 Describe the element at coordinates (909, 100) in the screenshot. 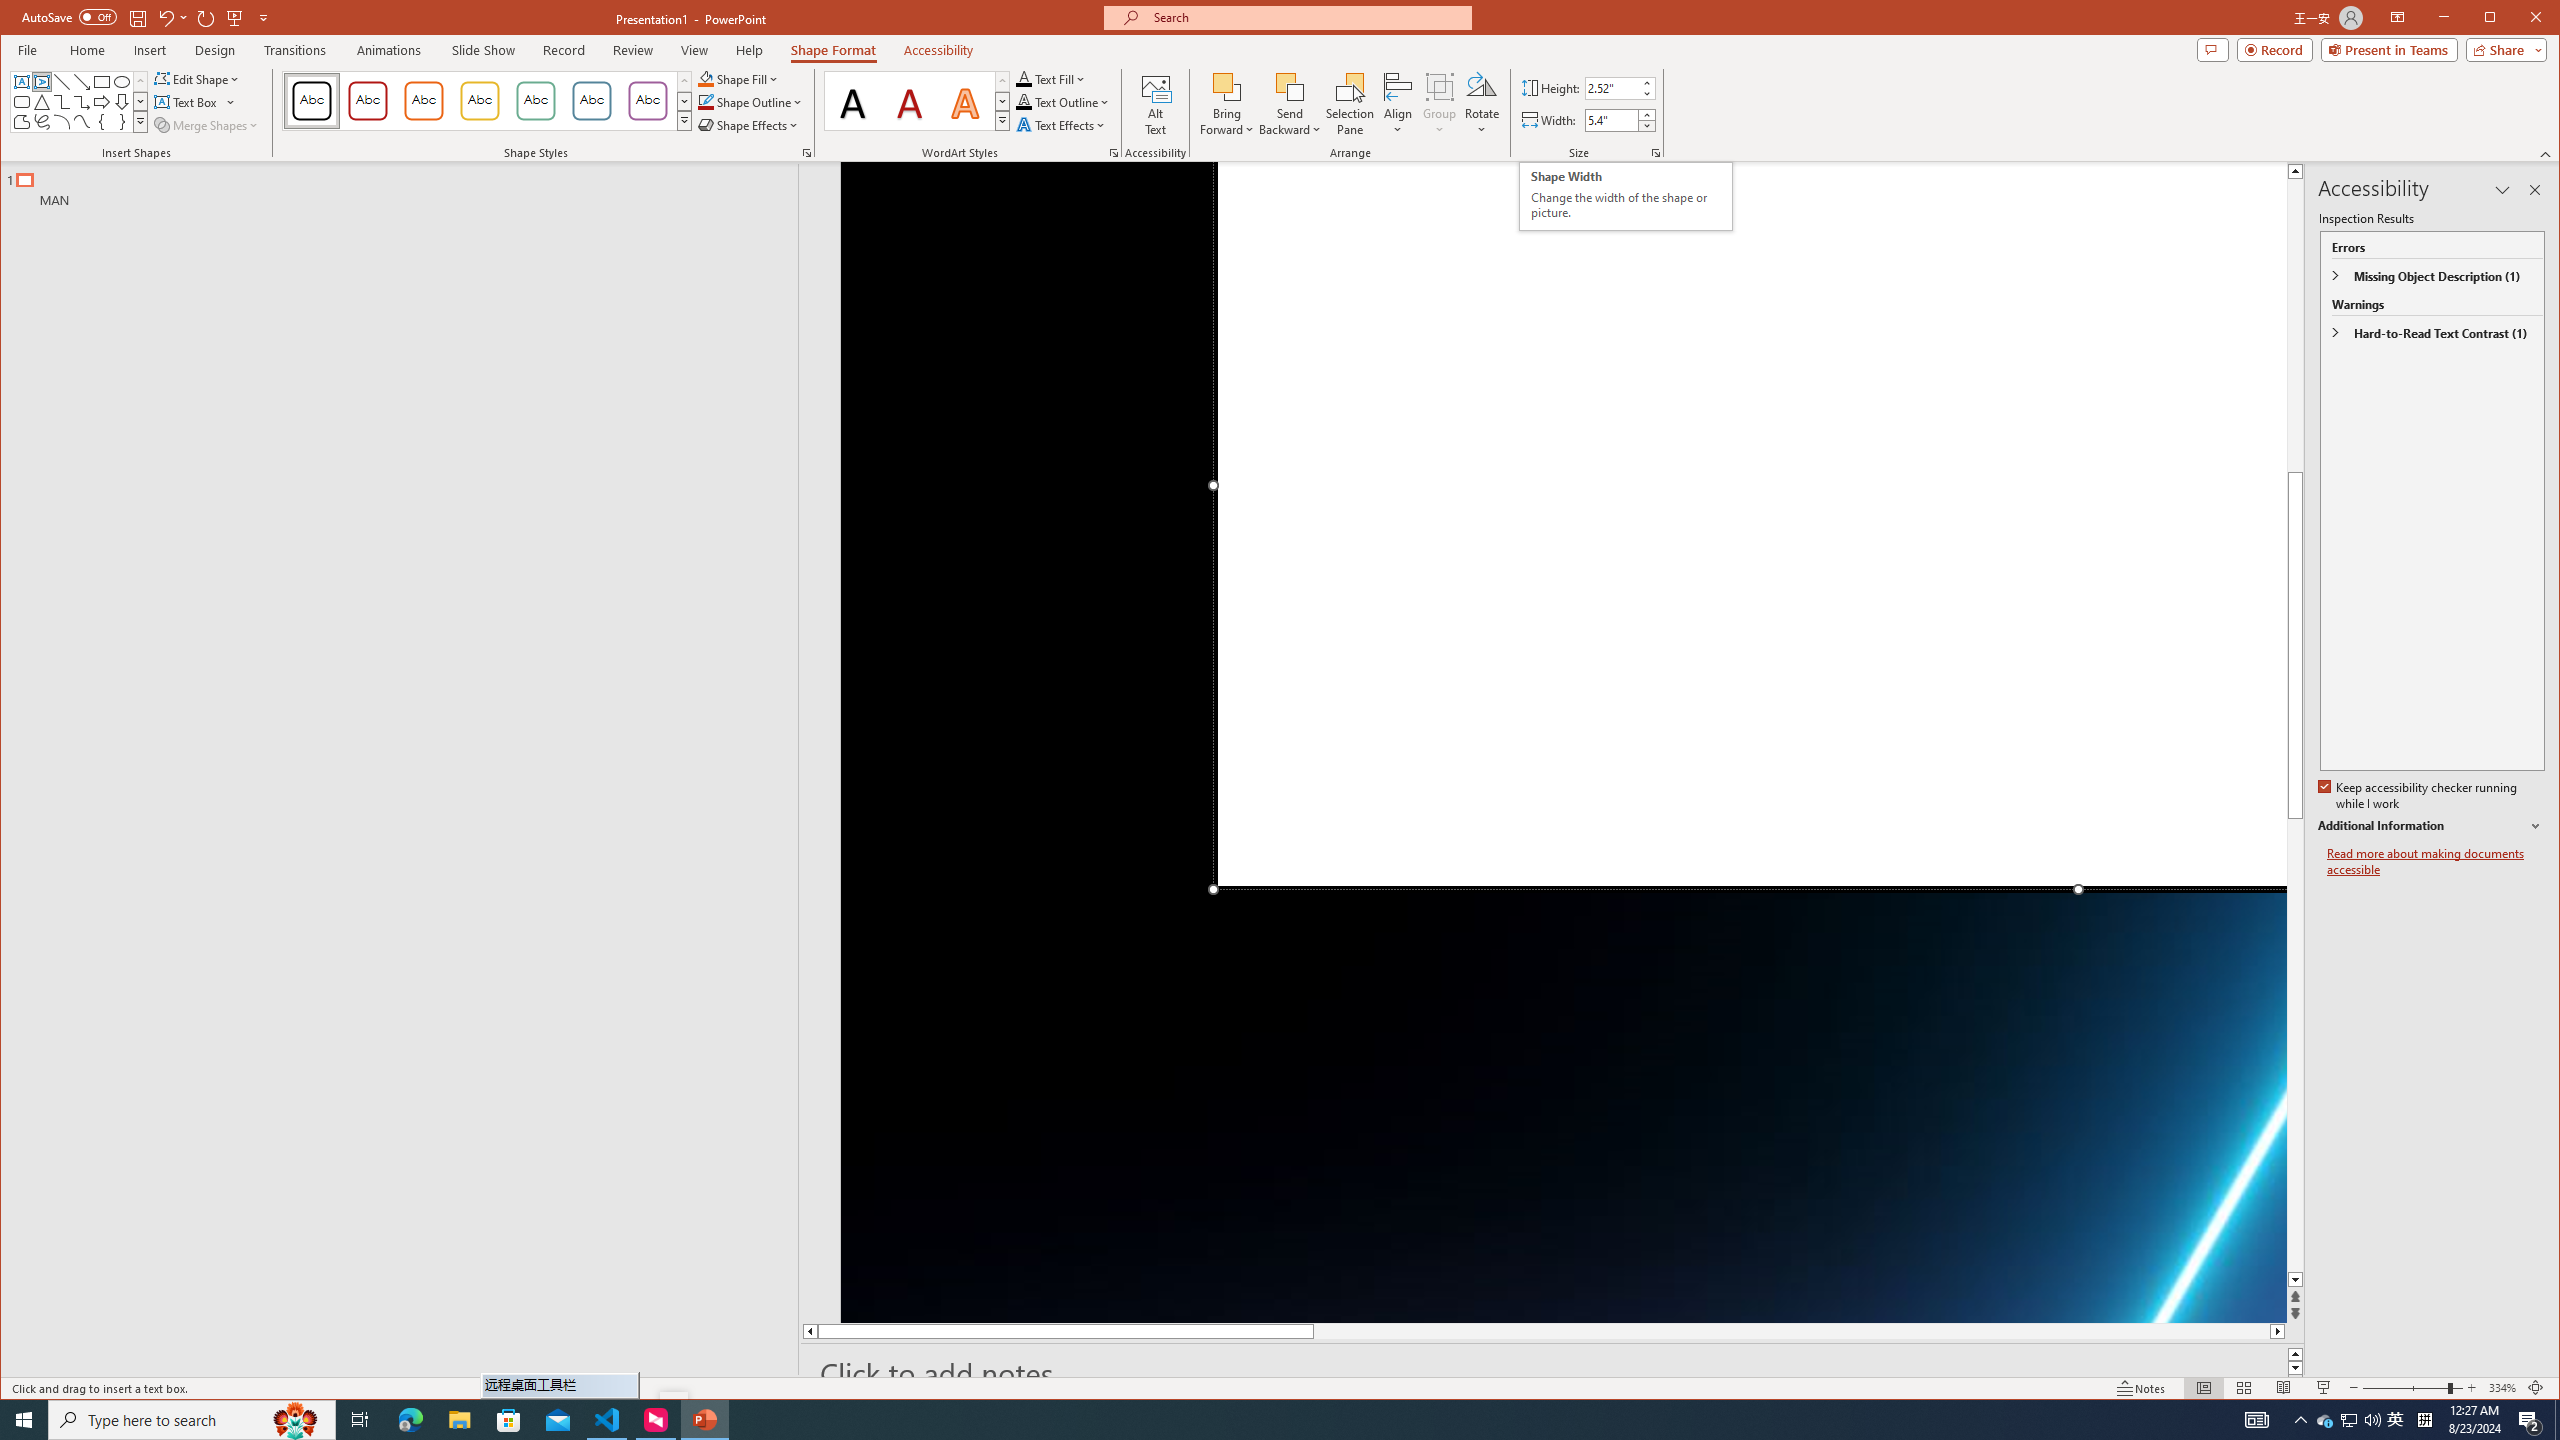

I see `'Fill: Dark Red, Accent color 1; Shadow'` at that location.